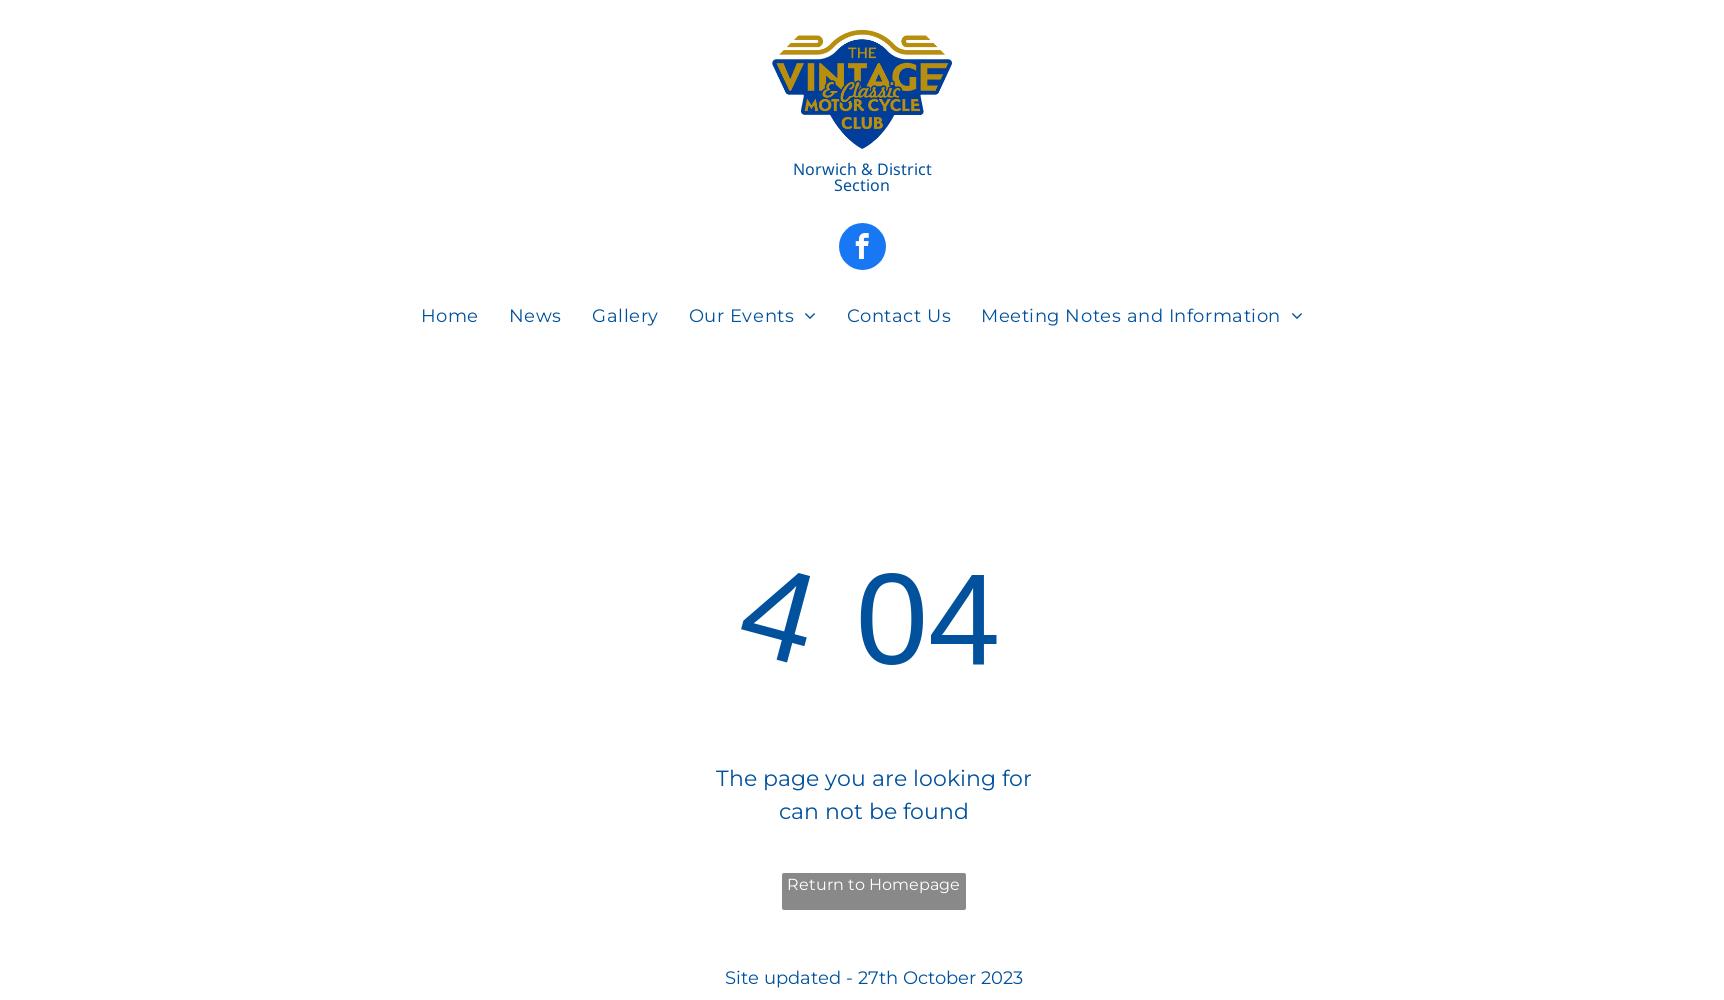 This screenshot has height=1000, width=1724. What do you see at coordinates (844, 314) in the screenshot?
I see `'Contact Us'` at bounding box center [844, 314].